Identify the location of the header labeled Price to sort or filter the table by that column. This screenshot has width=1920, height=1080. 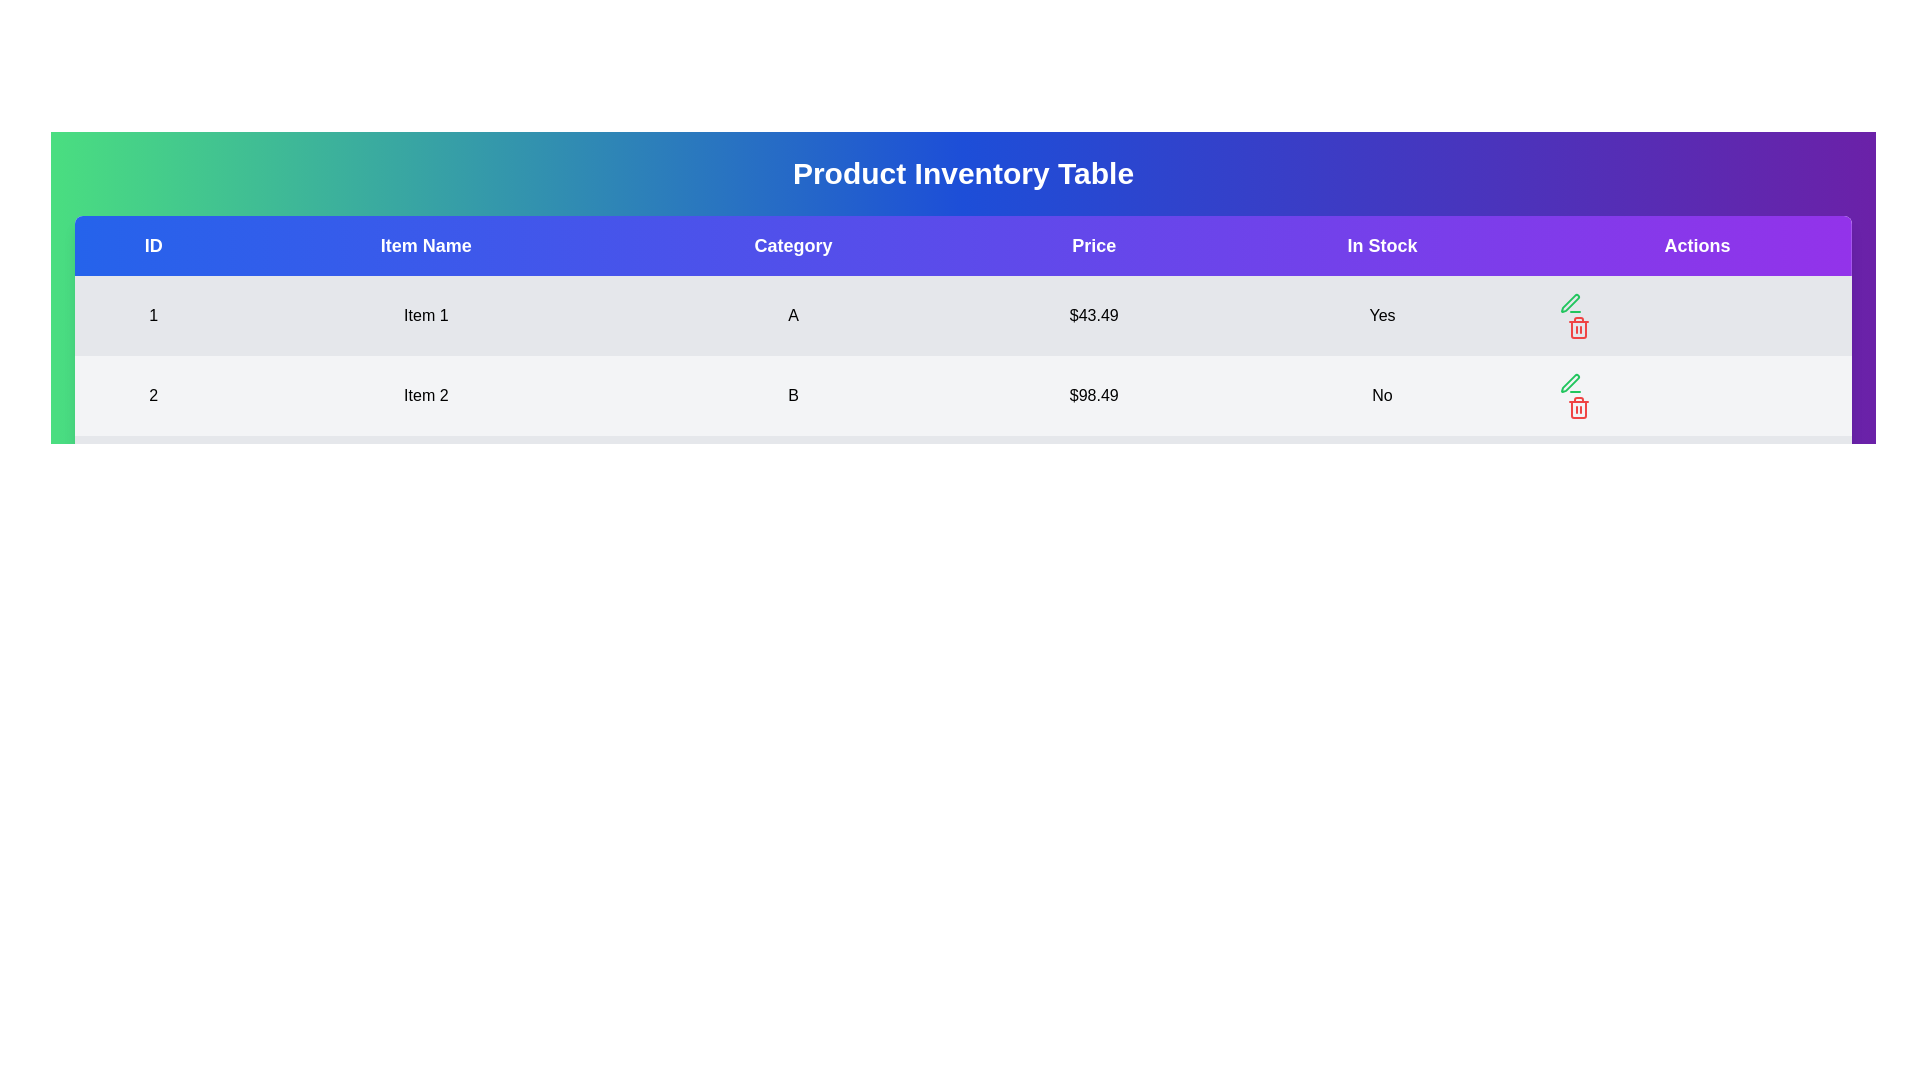
(1093, 245).